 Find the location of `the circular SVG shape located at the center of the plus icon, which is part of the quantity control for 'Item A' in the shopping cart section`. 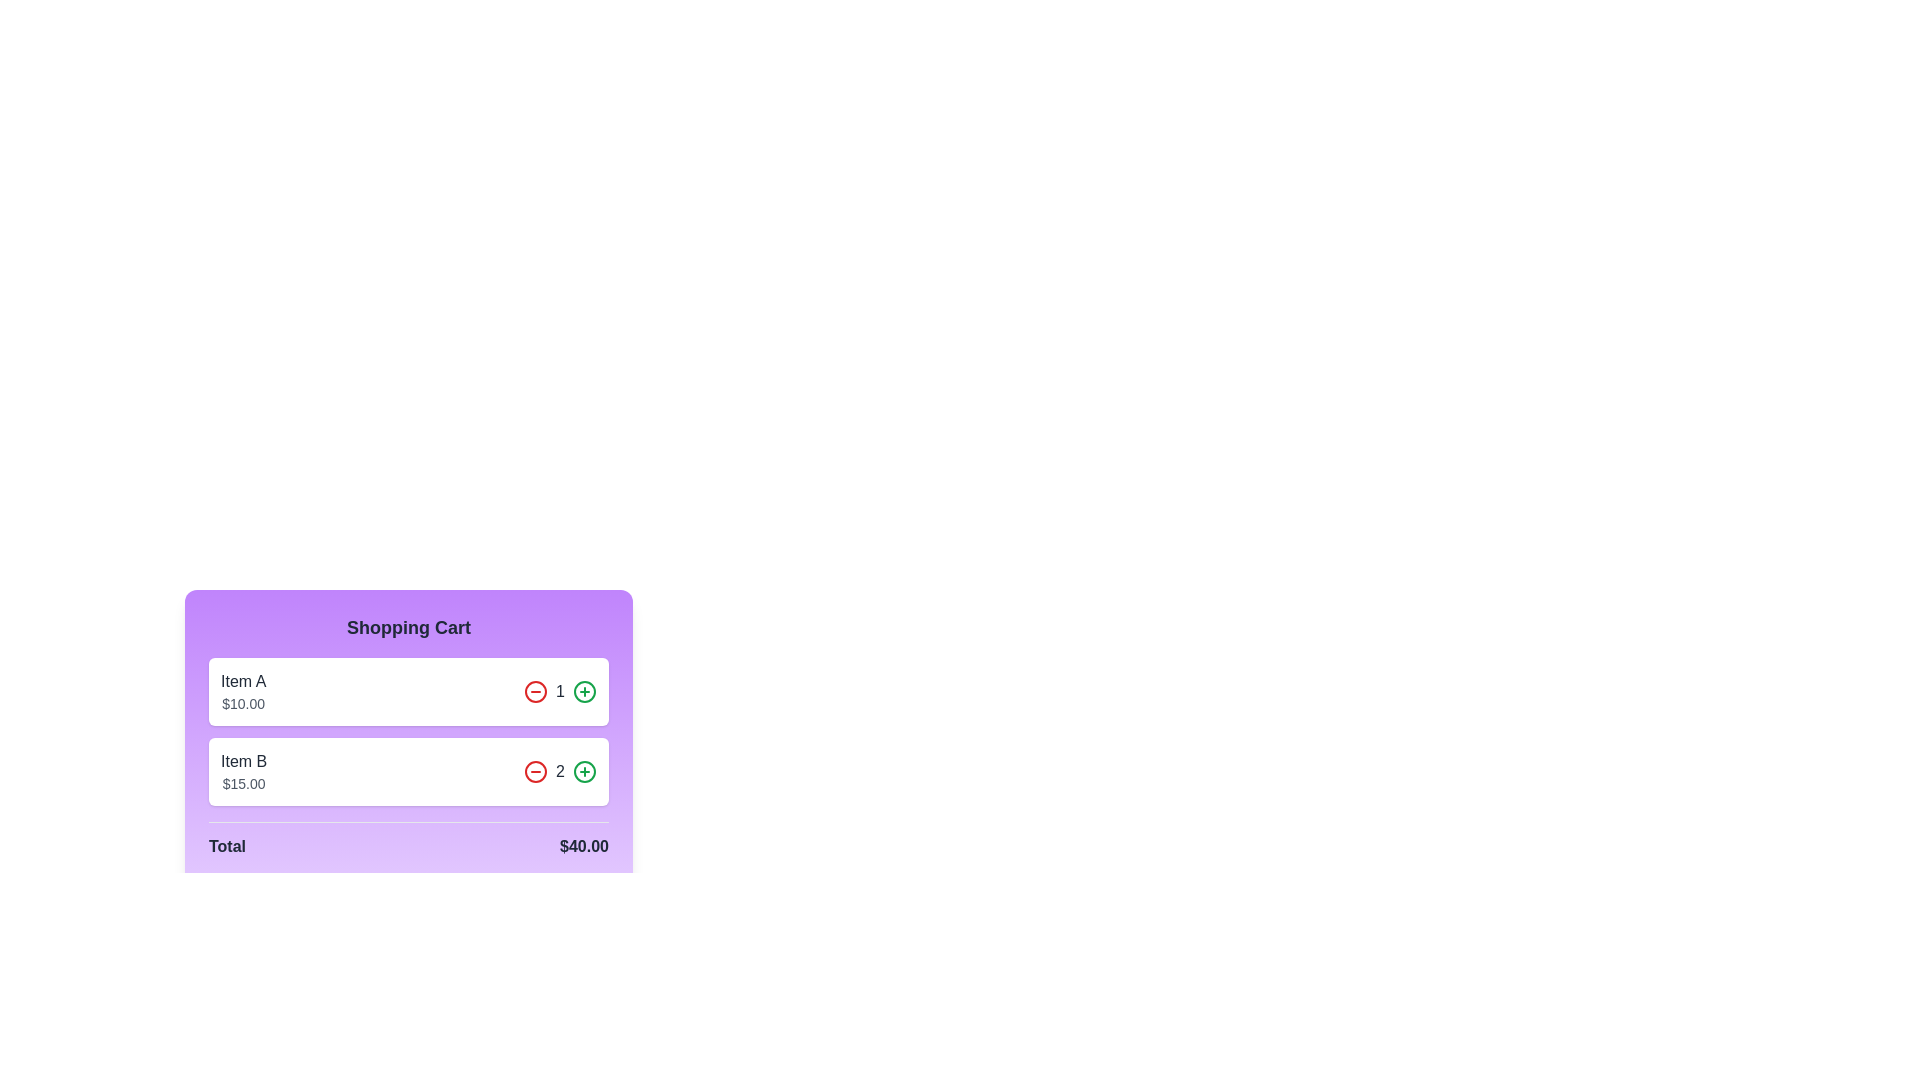

the circular SVG shape located at the center of the plus icon, which is part of the quantity control for 'Item A' in the shopping cart section is located at coordinates (584, 690).